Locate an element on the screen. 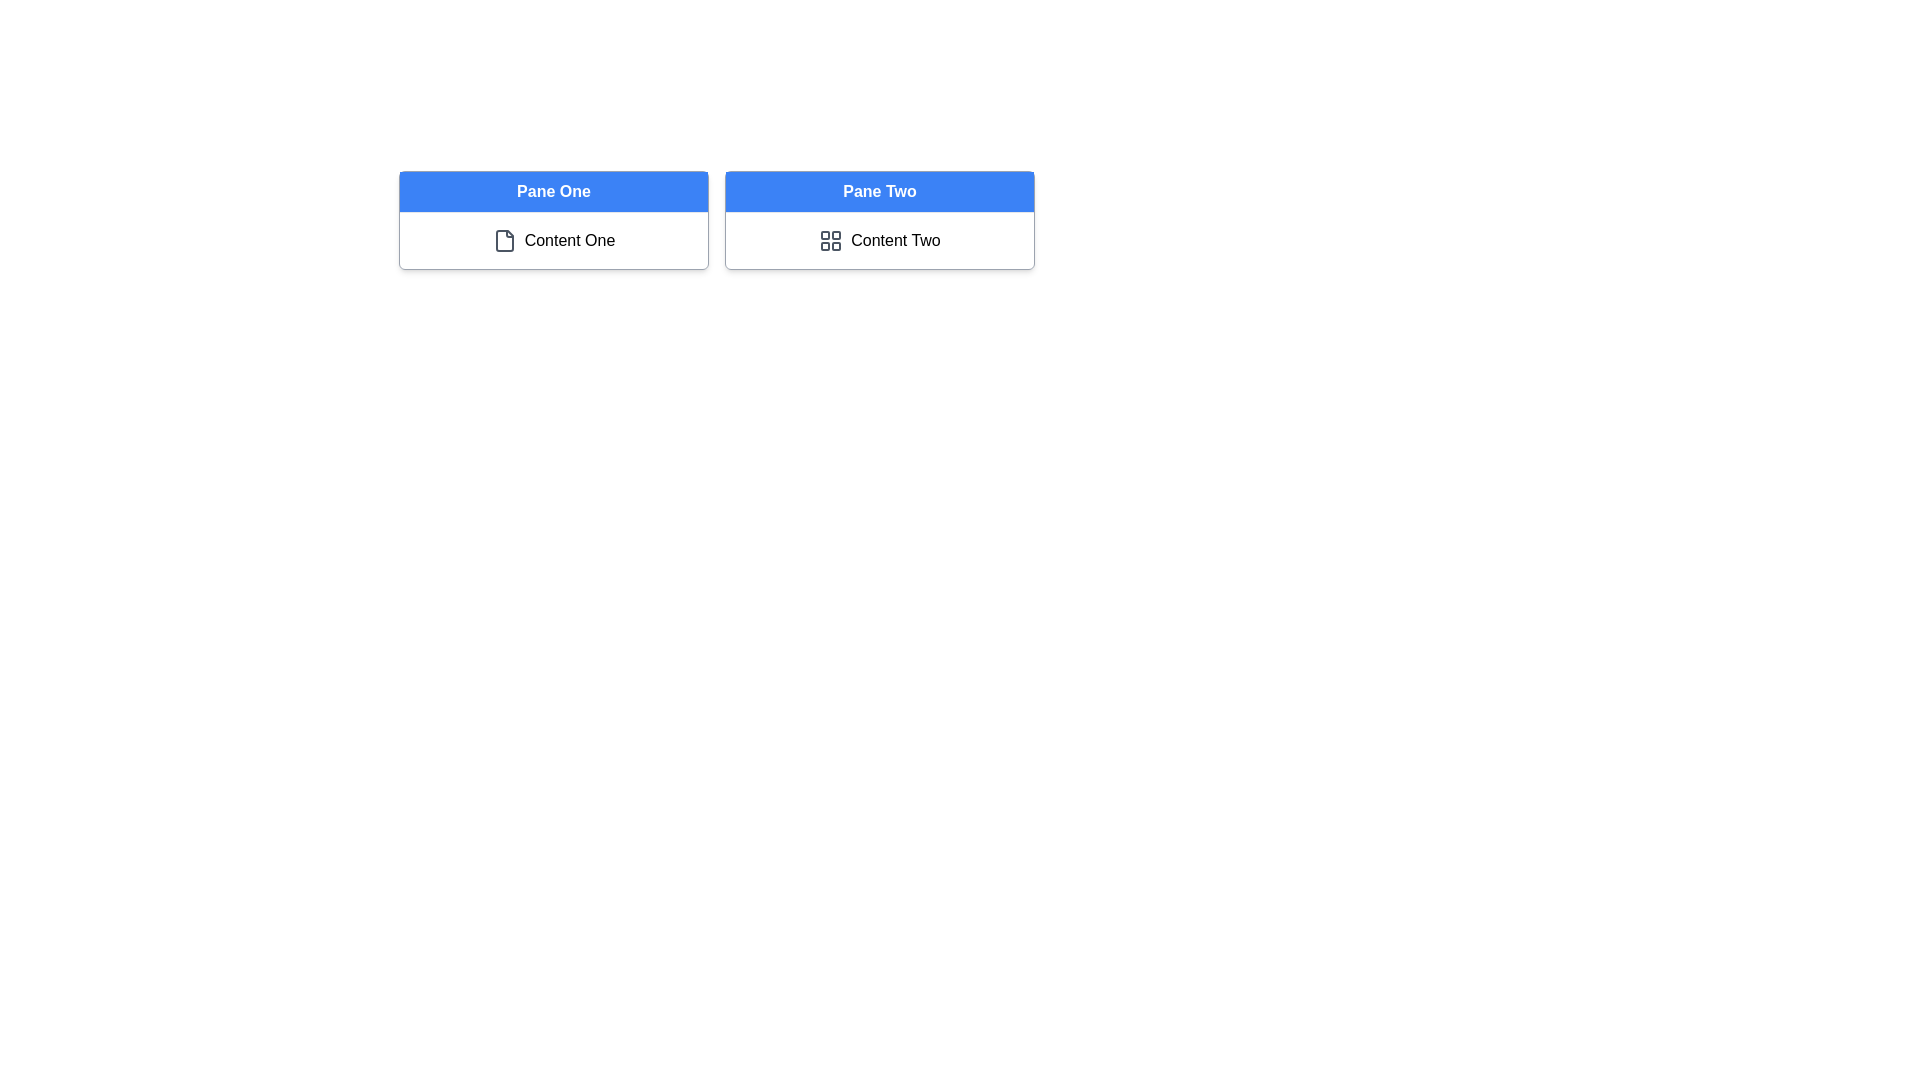 This screenshot has height=1080, width=1920. the file icon representing the 'Content One' section, which is located in the top-left corner of 'Pane One.' is located at coordinates (504, 239).